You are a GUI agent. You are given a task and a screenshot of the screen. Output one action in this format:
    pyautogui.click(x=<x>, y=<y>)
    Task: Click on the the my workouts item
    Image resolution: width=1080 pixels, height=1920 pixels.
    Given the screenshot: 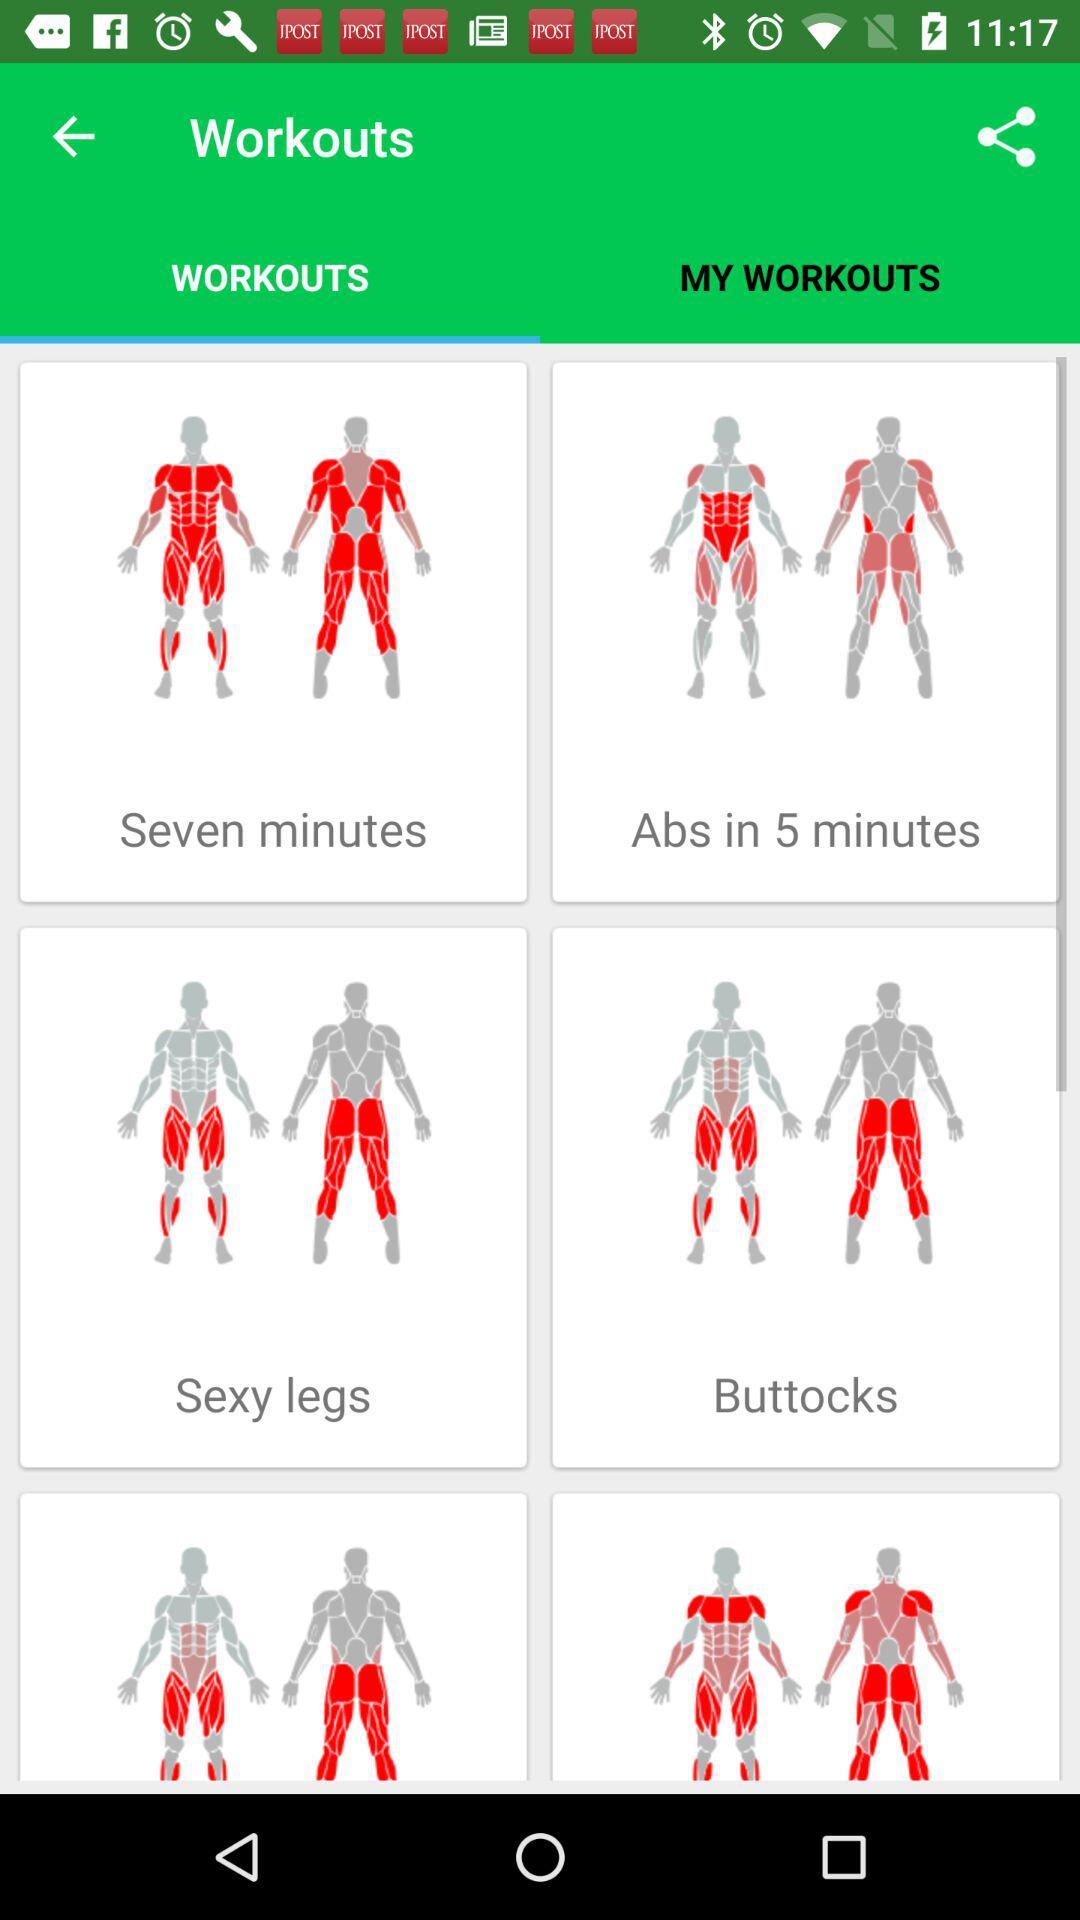 What is the action you would take?
    pyautogui.click(x=810, y=275)
    